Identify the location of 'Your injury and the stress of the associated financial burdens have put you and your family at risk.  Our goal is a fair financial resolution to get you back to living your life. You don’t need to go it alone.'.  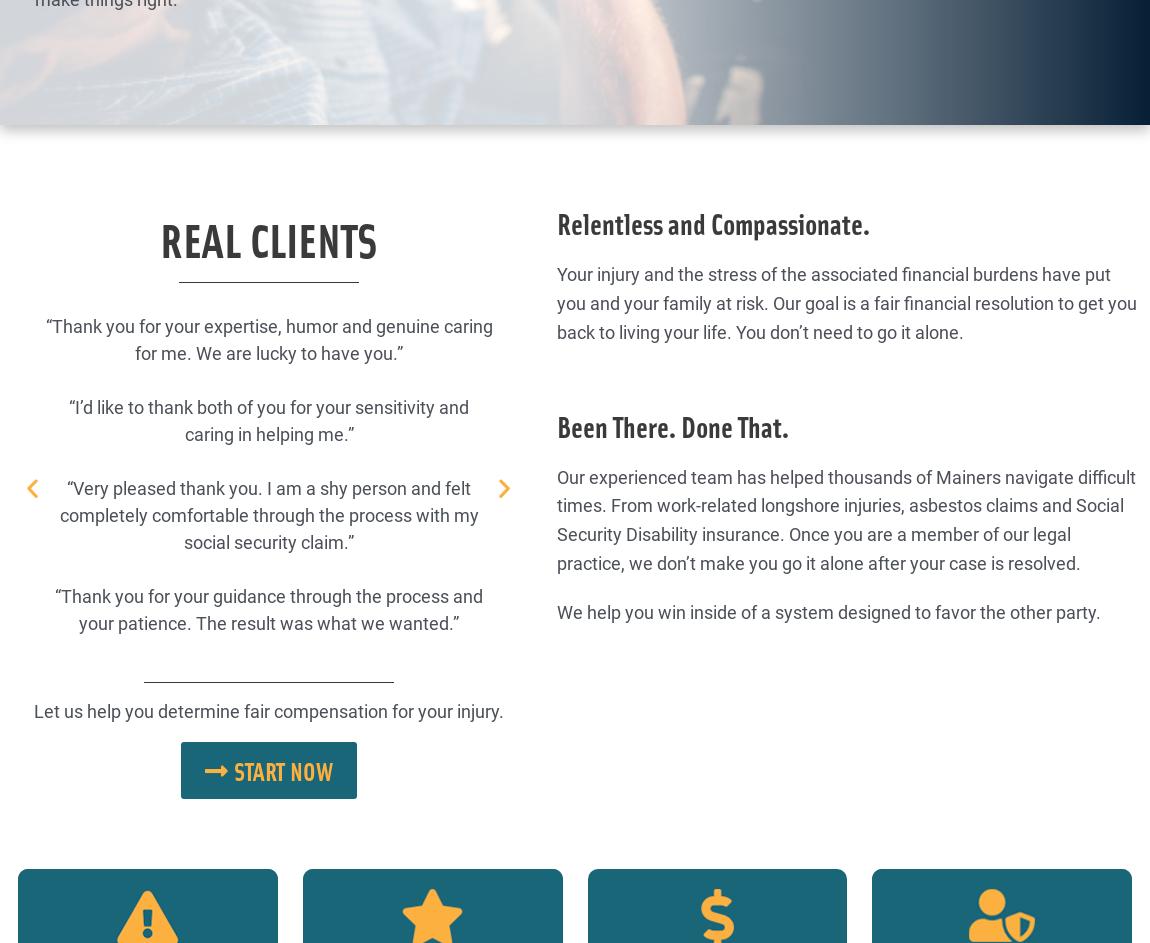
(845, 301).